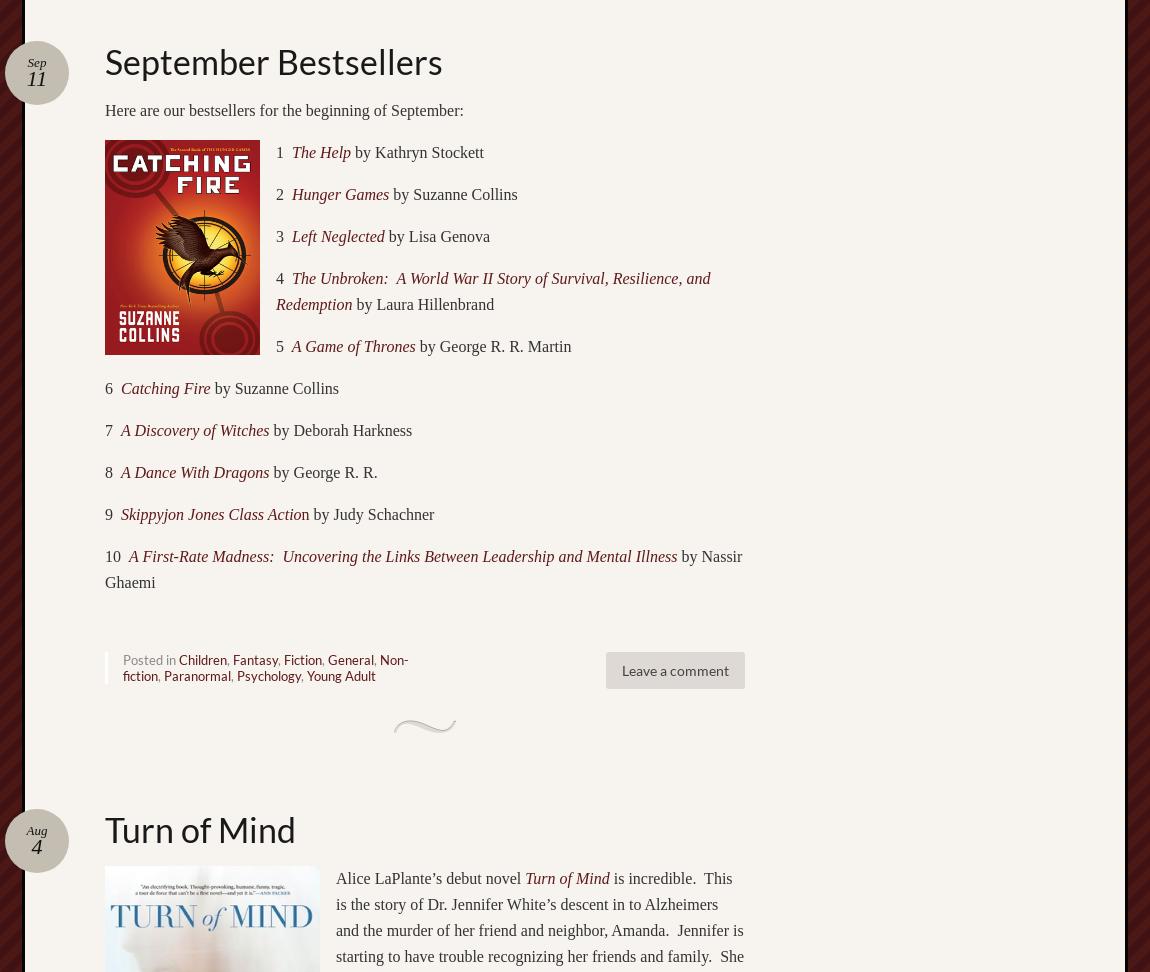 This screenshot has height=972, width=1150. Describe the element at coordinates (112, 428) in the screenshot. I see `'7'` at that location.